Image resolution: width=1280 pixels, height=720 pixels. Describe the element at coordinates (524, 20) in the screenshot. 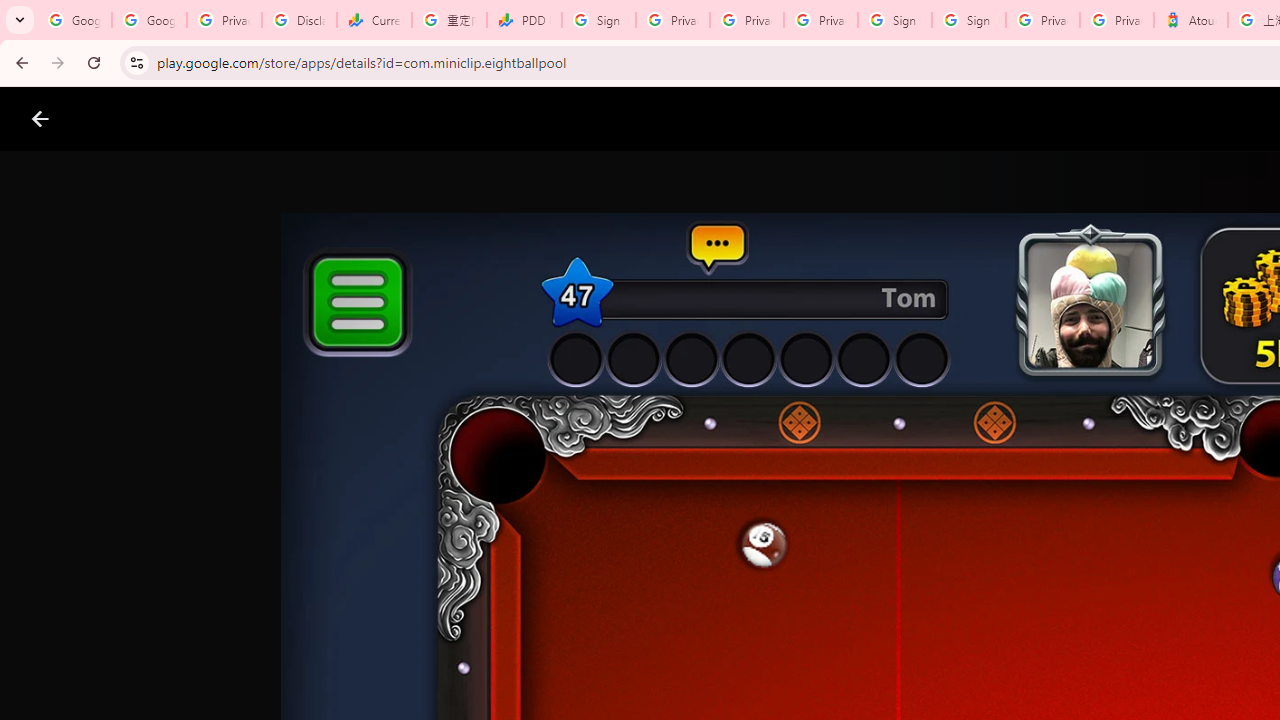

I see `'PDD Holdings Inc - ADR (PDD) Price & News - Google Finance'` at that location.